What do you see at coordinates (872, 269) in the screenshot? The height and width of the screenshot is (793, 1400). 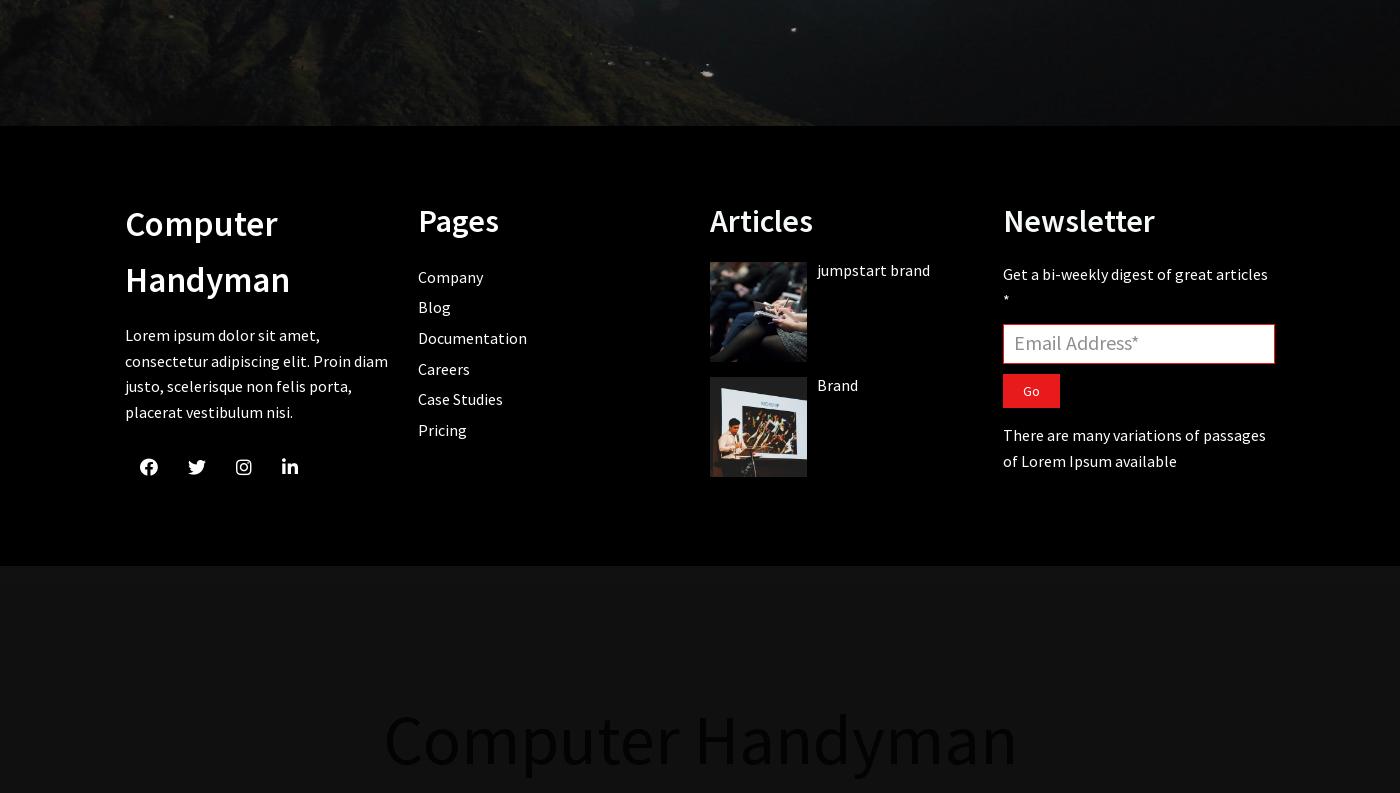 I see `'jumpstart brand'` at bounding box center [872, 269].